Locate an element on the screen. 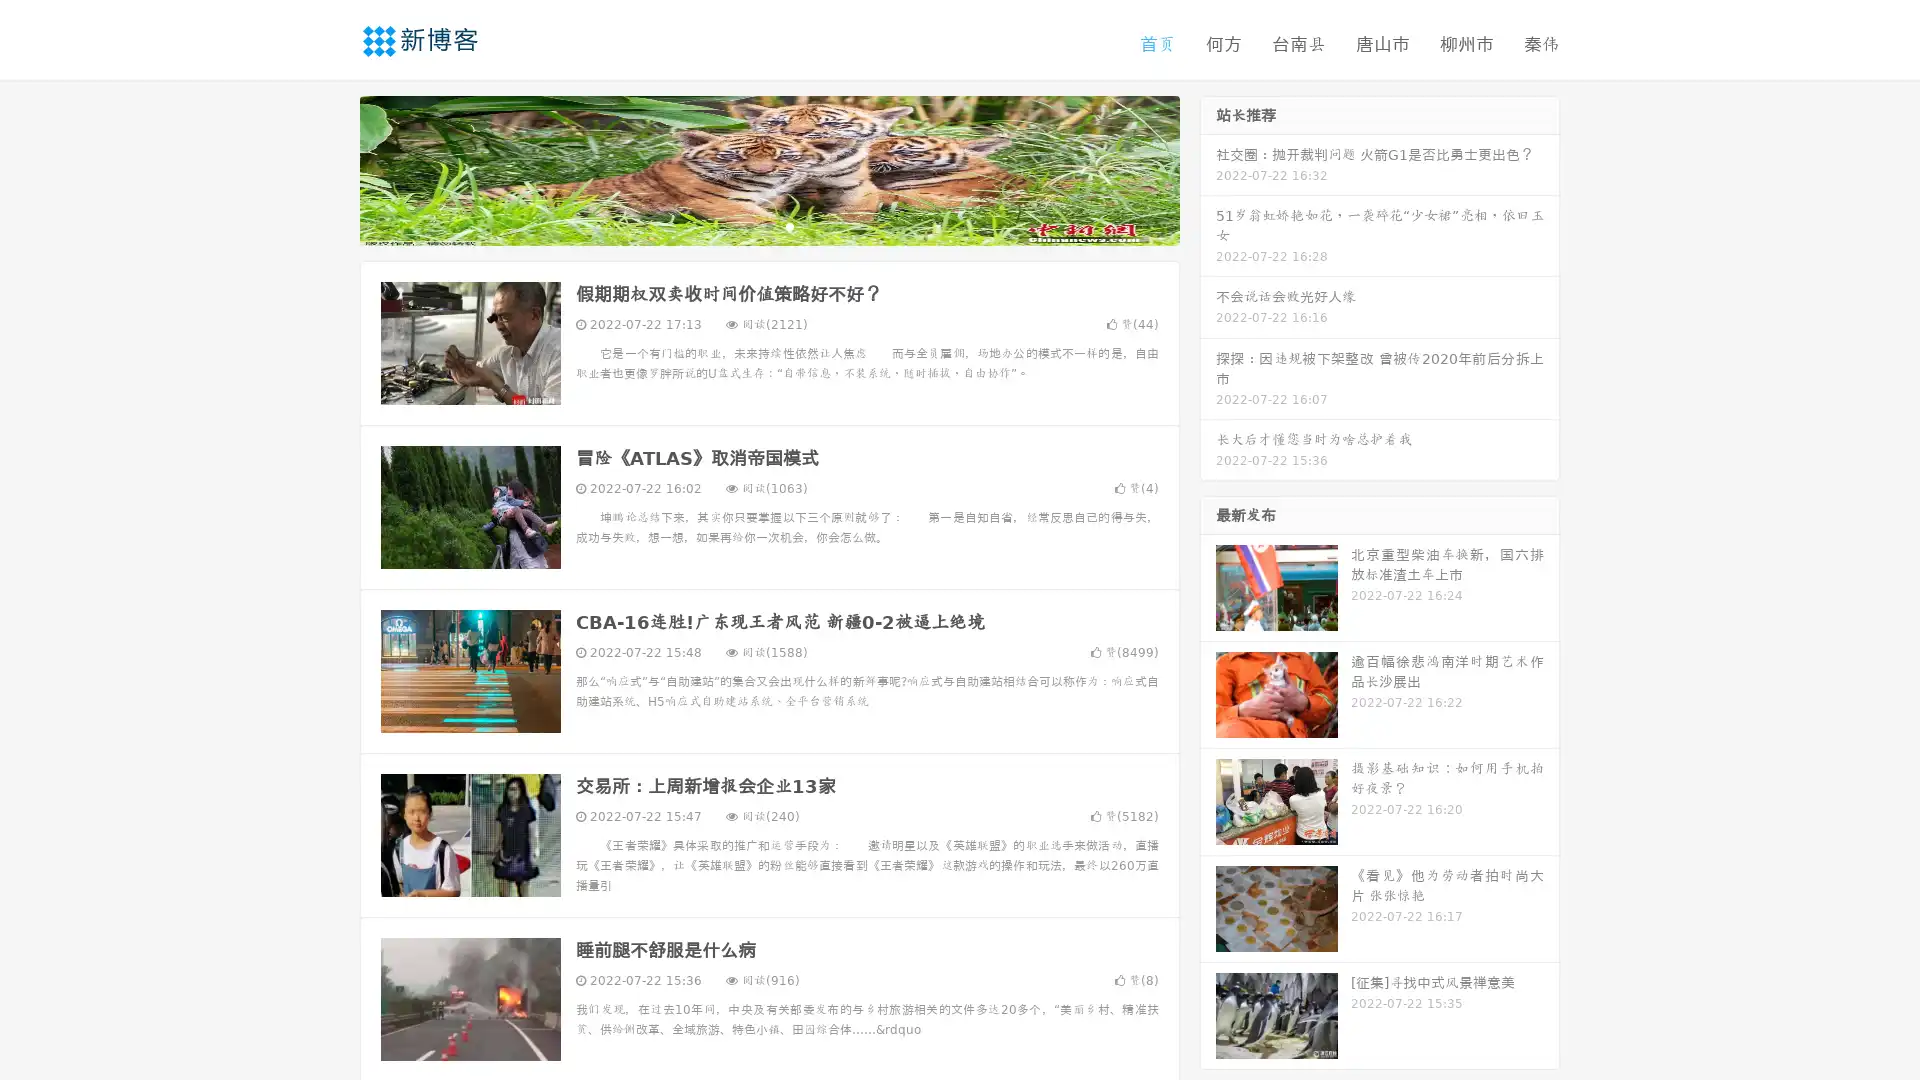  Go to slide 1 is located at coordinates (748, 225).